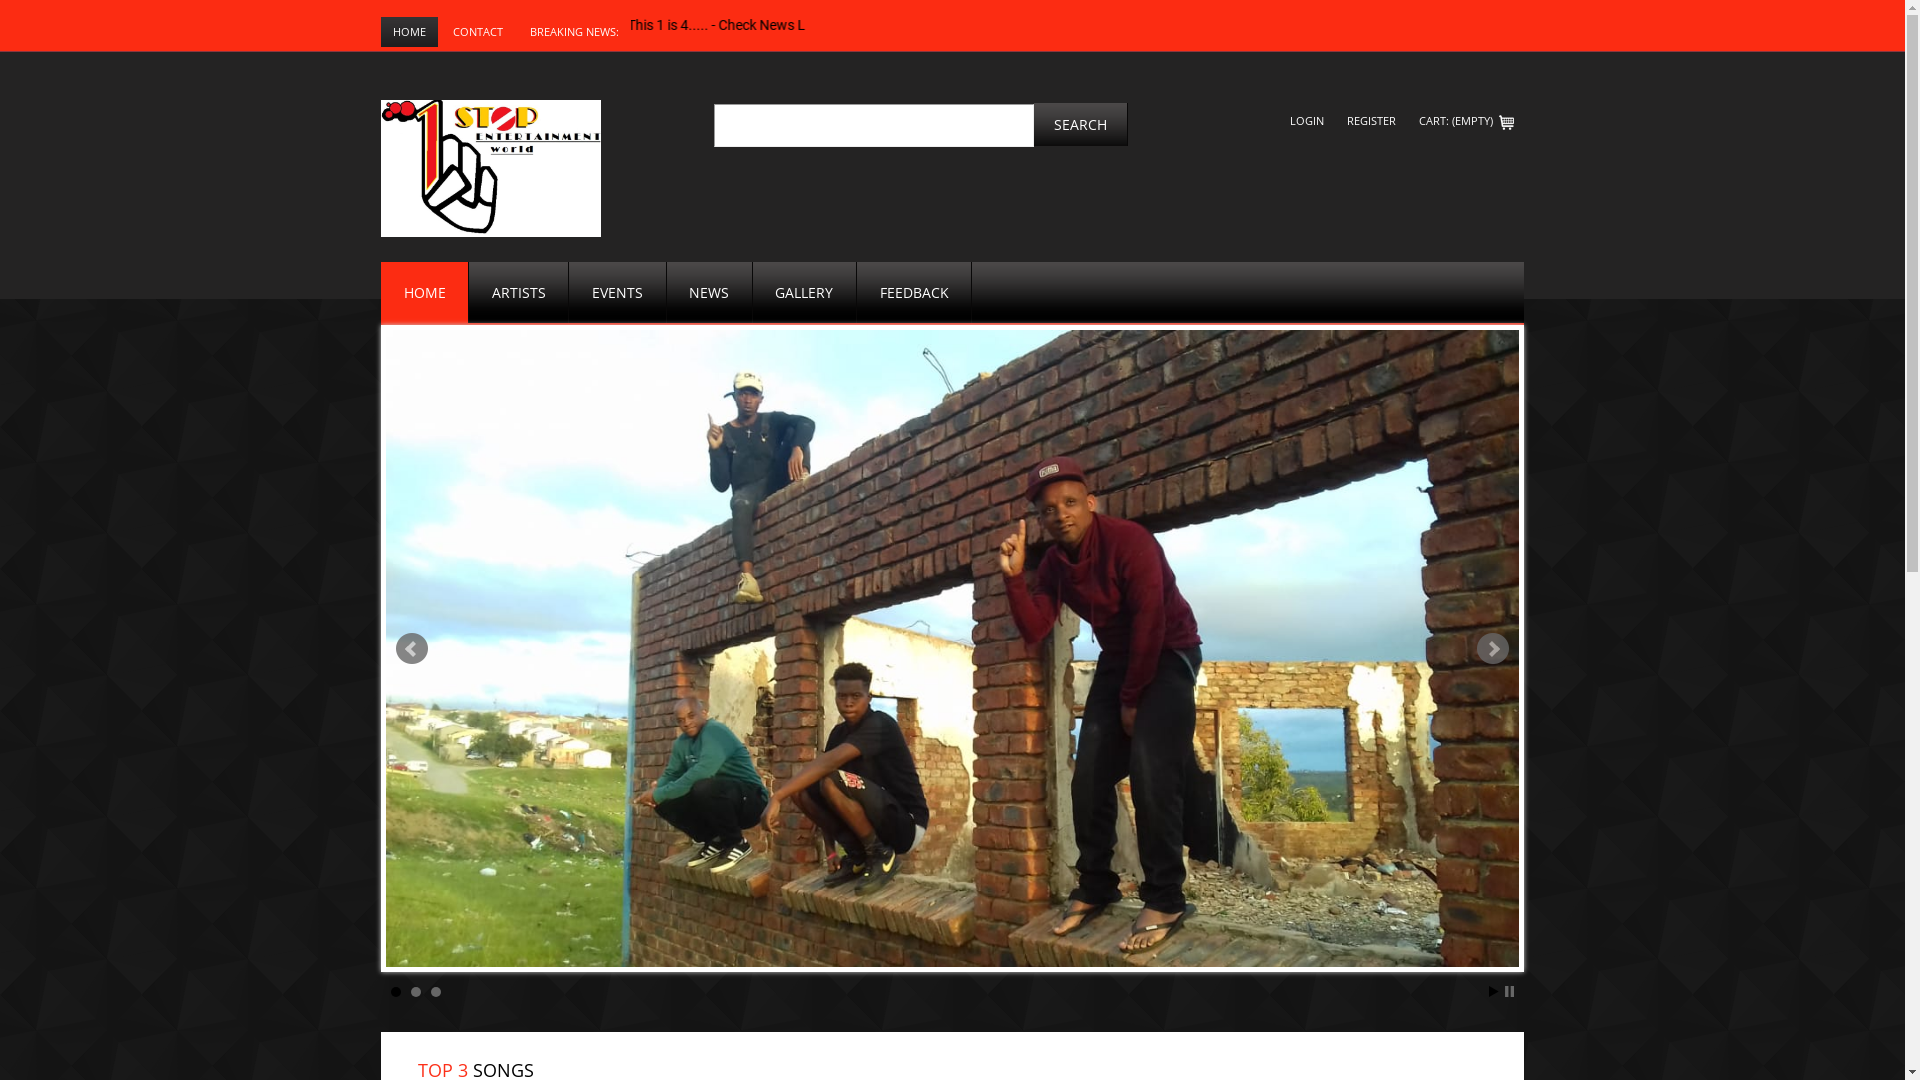  What do you see at coordinates (408, 31) in the screenshot?
I see `'HOME'` at bounding box center [408, 31].